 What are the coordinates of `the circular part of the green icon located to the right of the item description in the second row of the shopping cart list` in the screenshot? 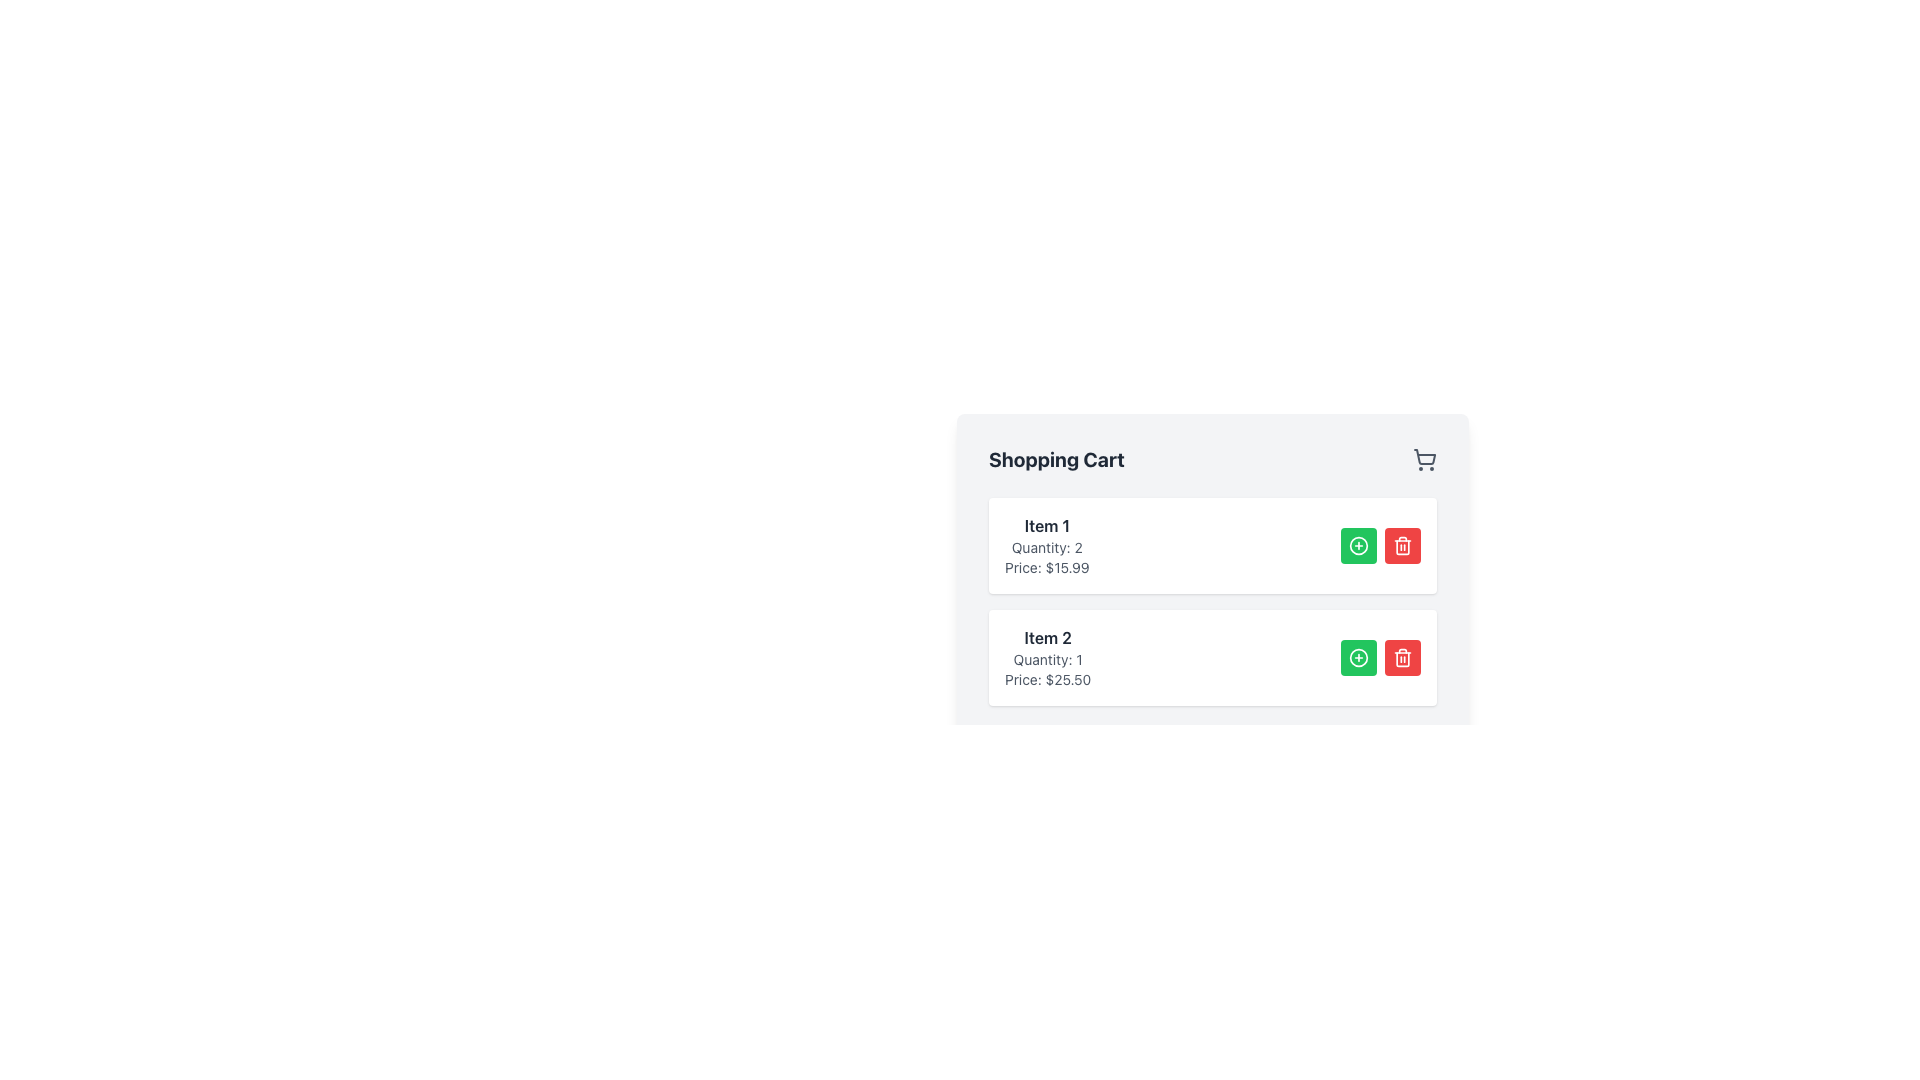 It's located at (1358, 658).